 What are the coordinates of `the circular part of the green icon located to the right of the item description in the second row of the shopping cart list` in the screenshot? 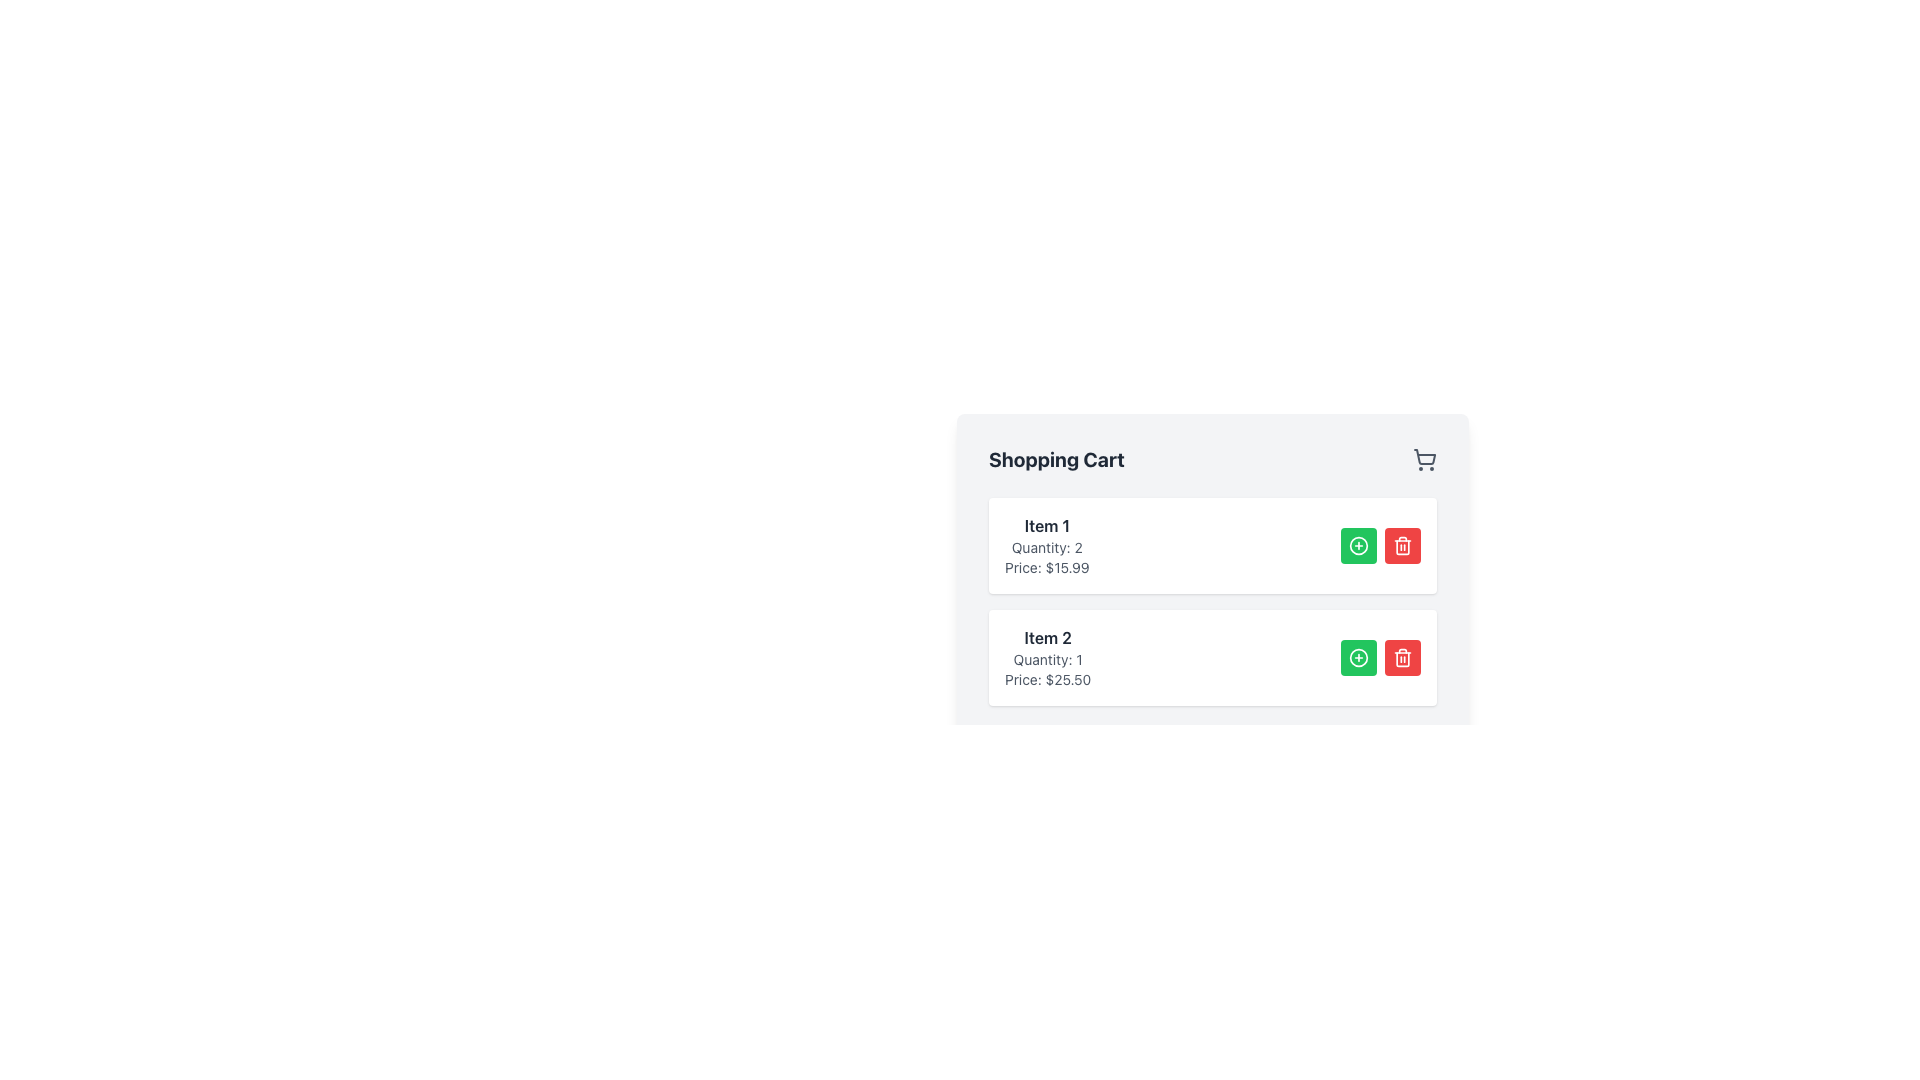 It's located at (1358, 658).